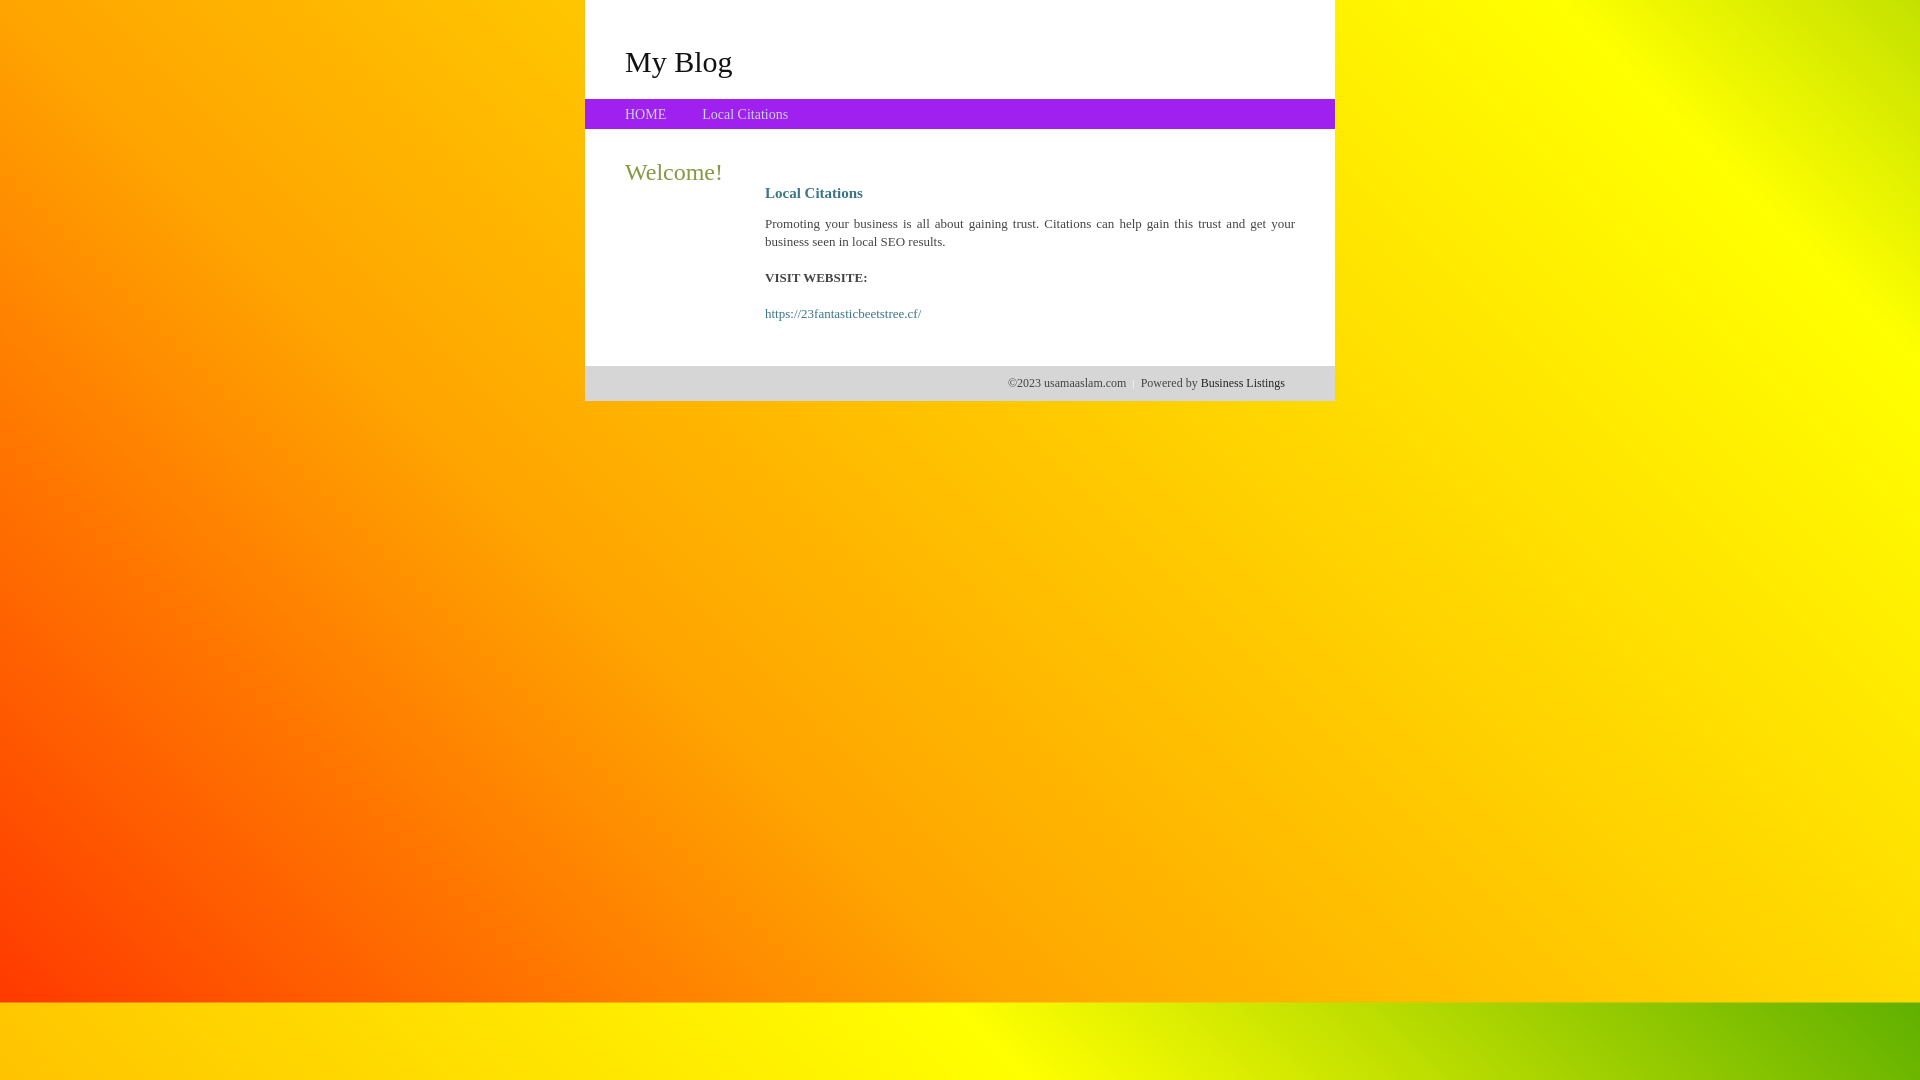  What do you see at coordinates (843, 313) in the screenshot?
I see `'https://23fantasticbeetstree.cf/'` at bounding box center [843, 313].